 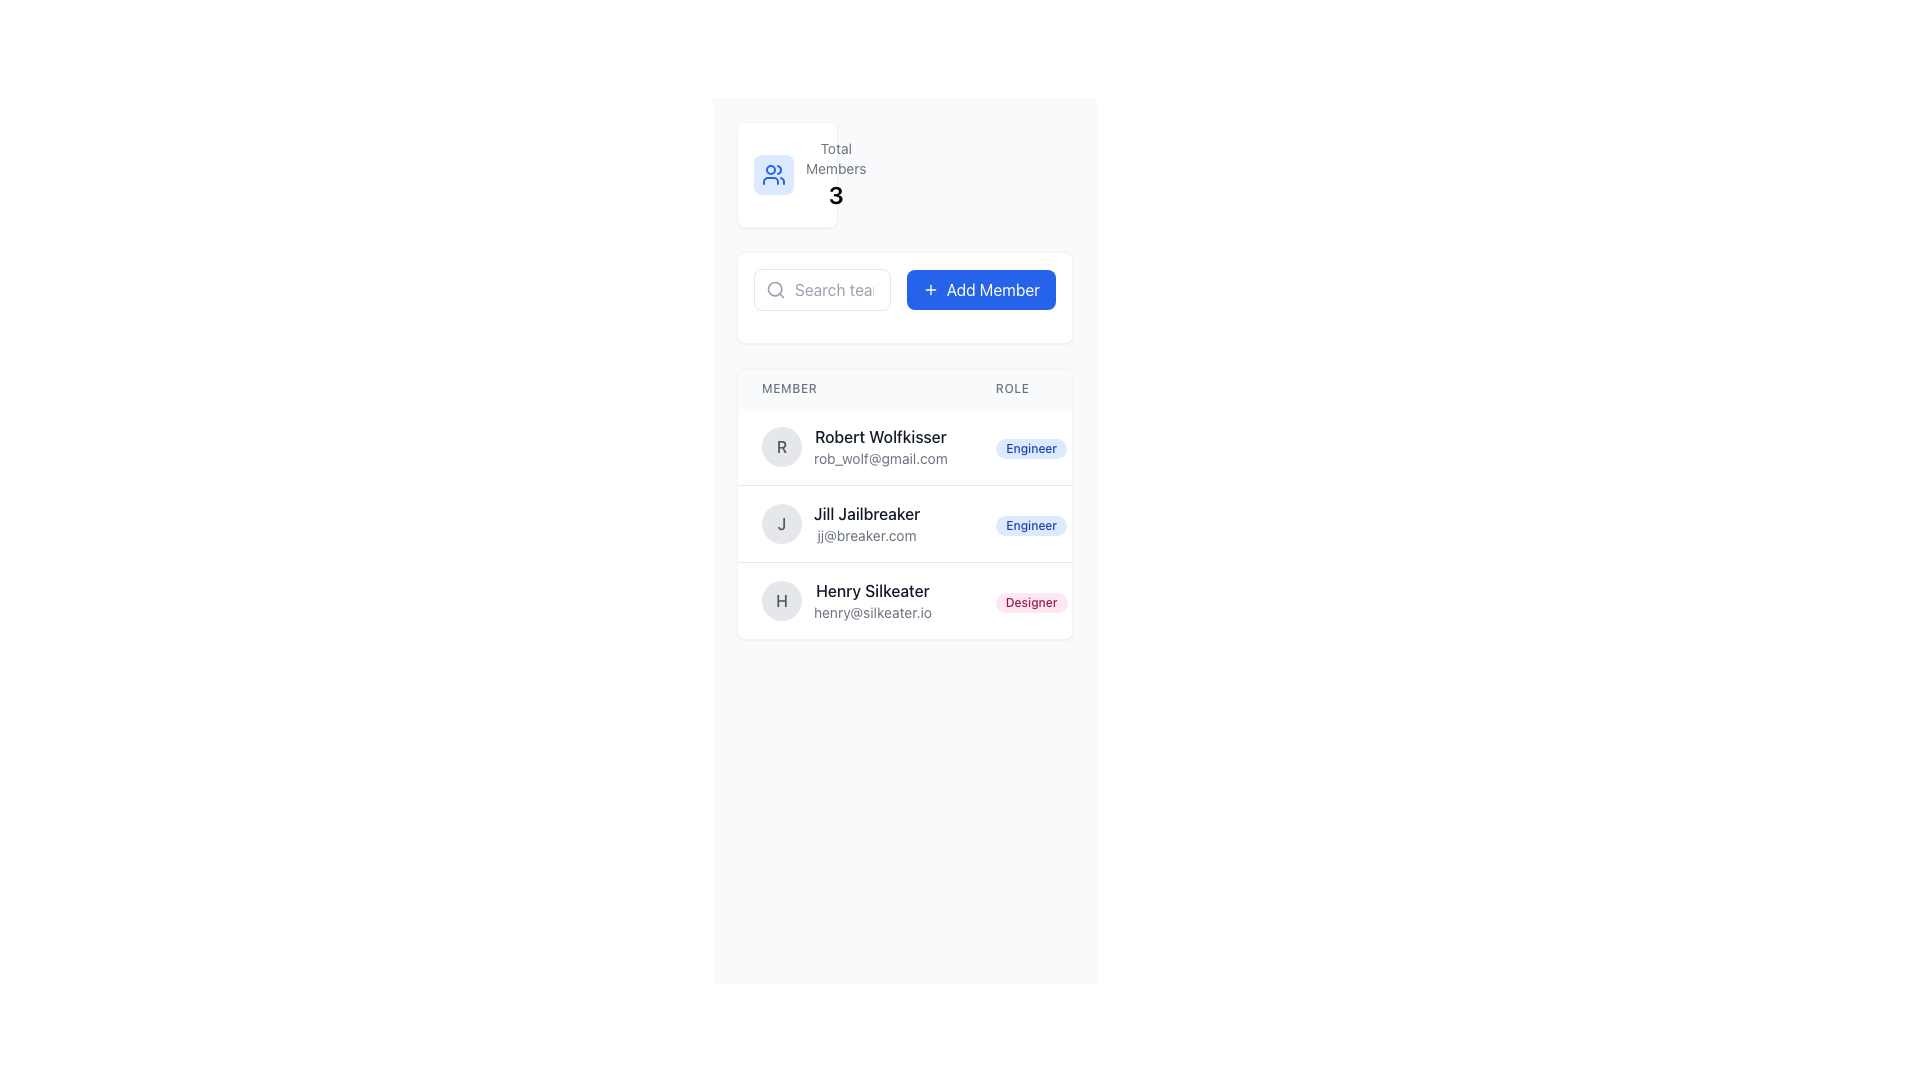 I want to click on the text label displaying the name 'Jill Jailbreaker', so click(x=867, y=512).